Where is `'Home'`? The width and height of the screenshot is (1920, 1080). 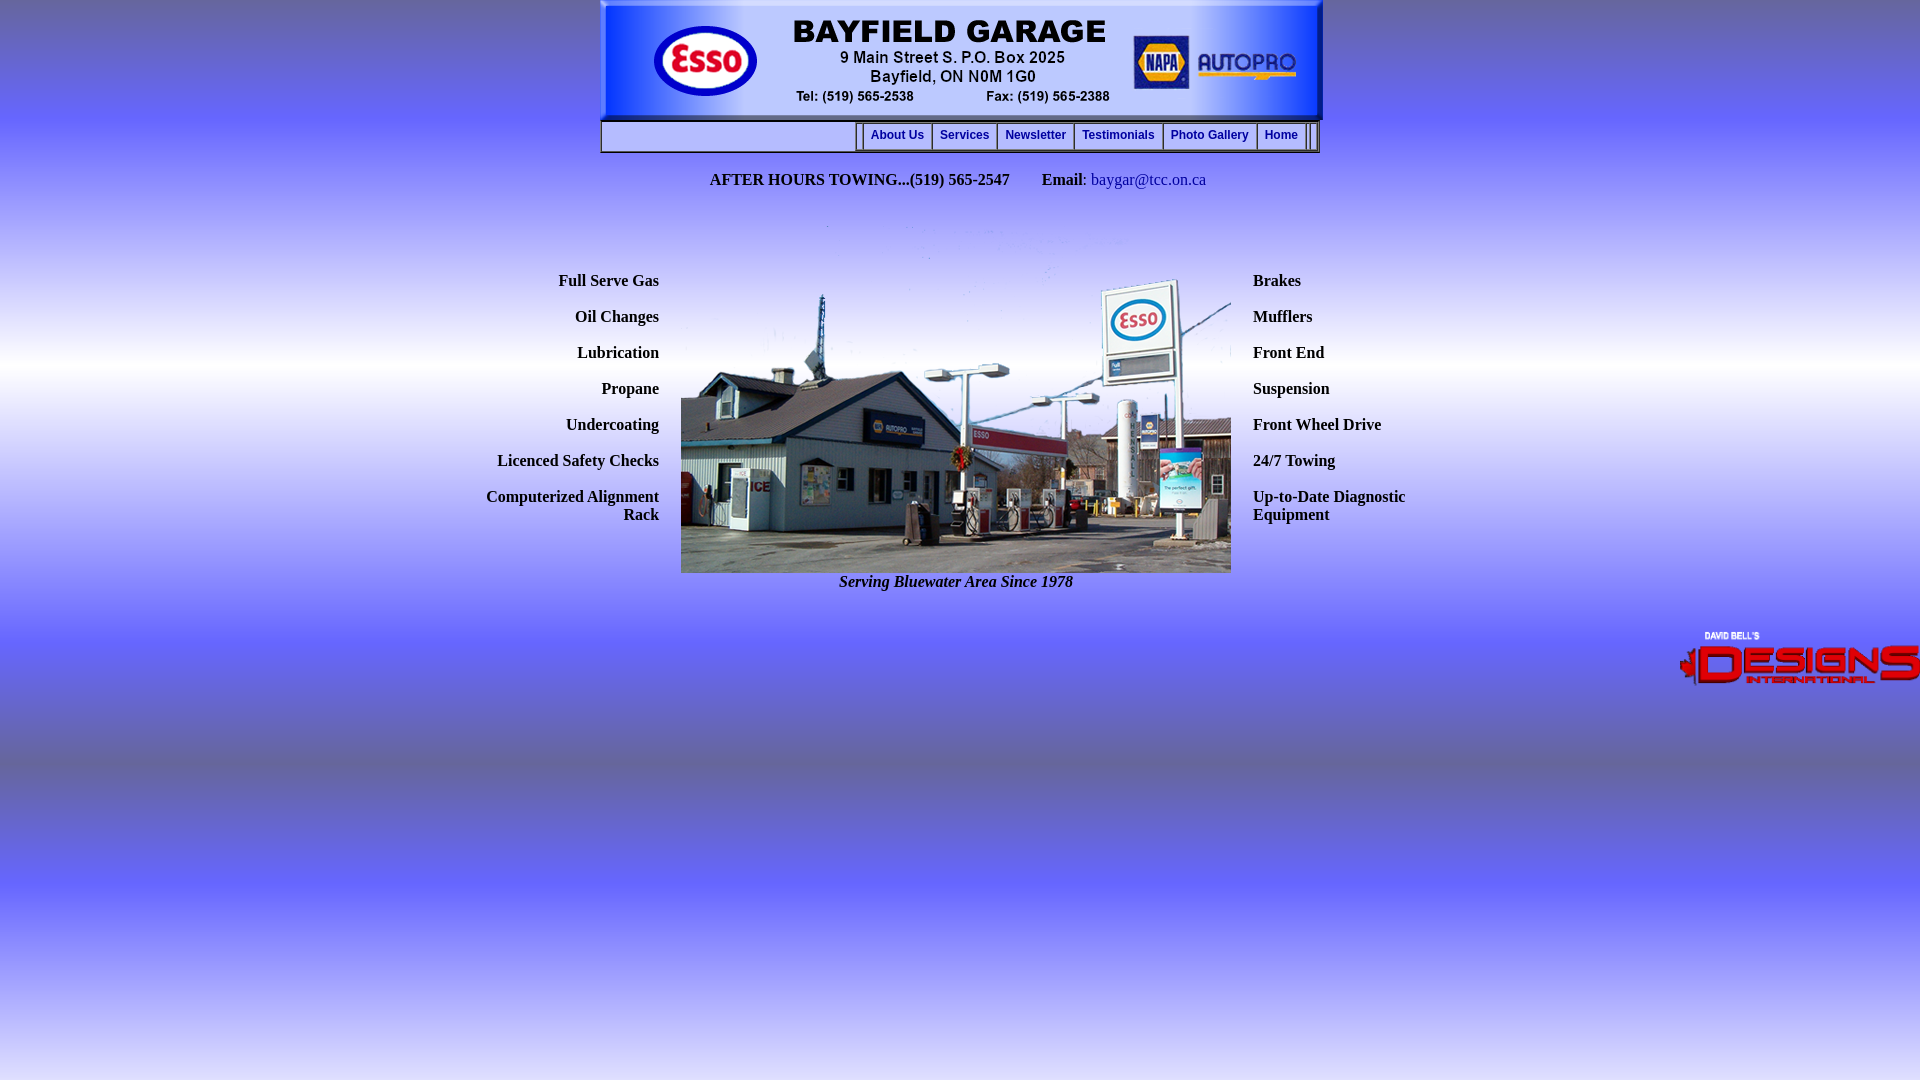 'Home' is located at coordinates (1281, 135).